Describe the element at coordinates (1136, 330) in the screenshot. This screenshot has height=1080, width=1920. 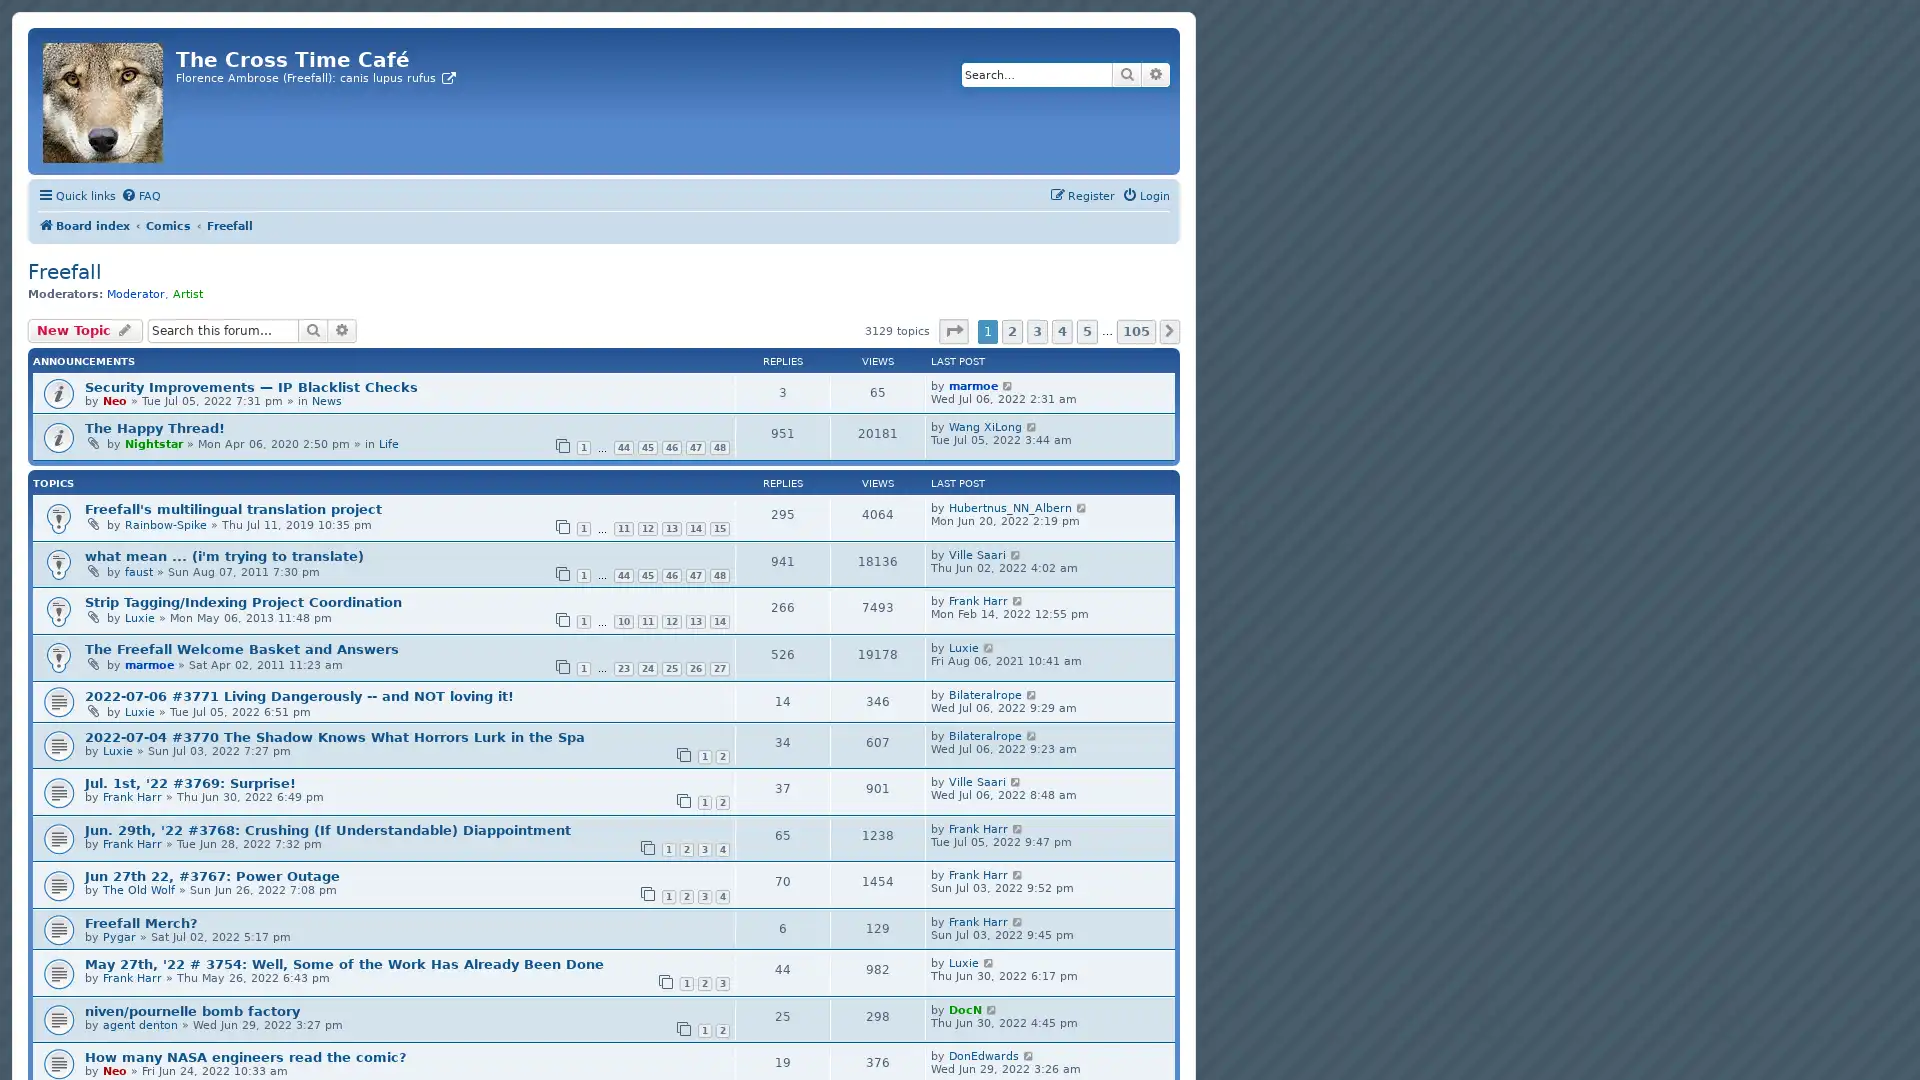
I see `105` at that location.